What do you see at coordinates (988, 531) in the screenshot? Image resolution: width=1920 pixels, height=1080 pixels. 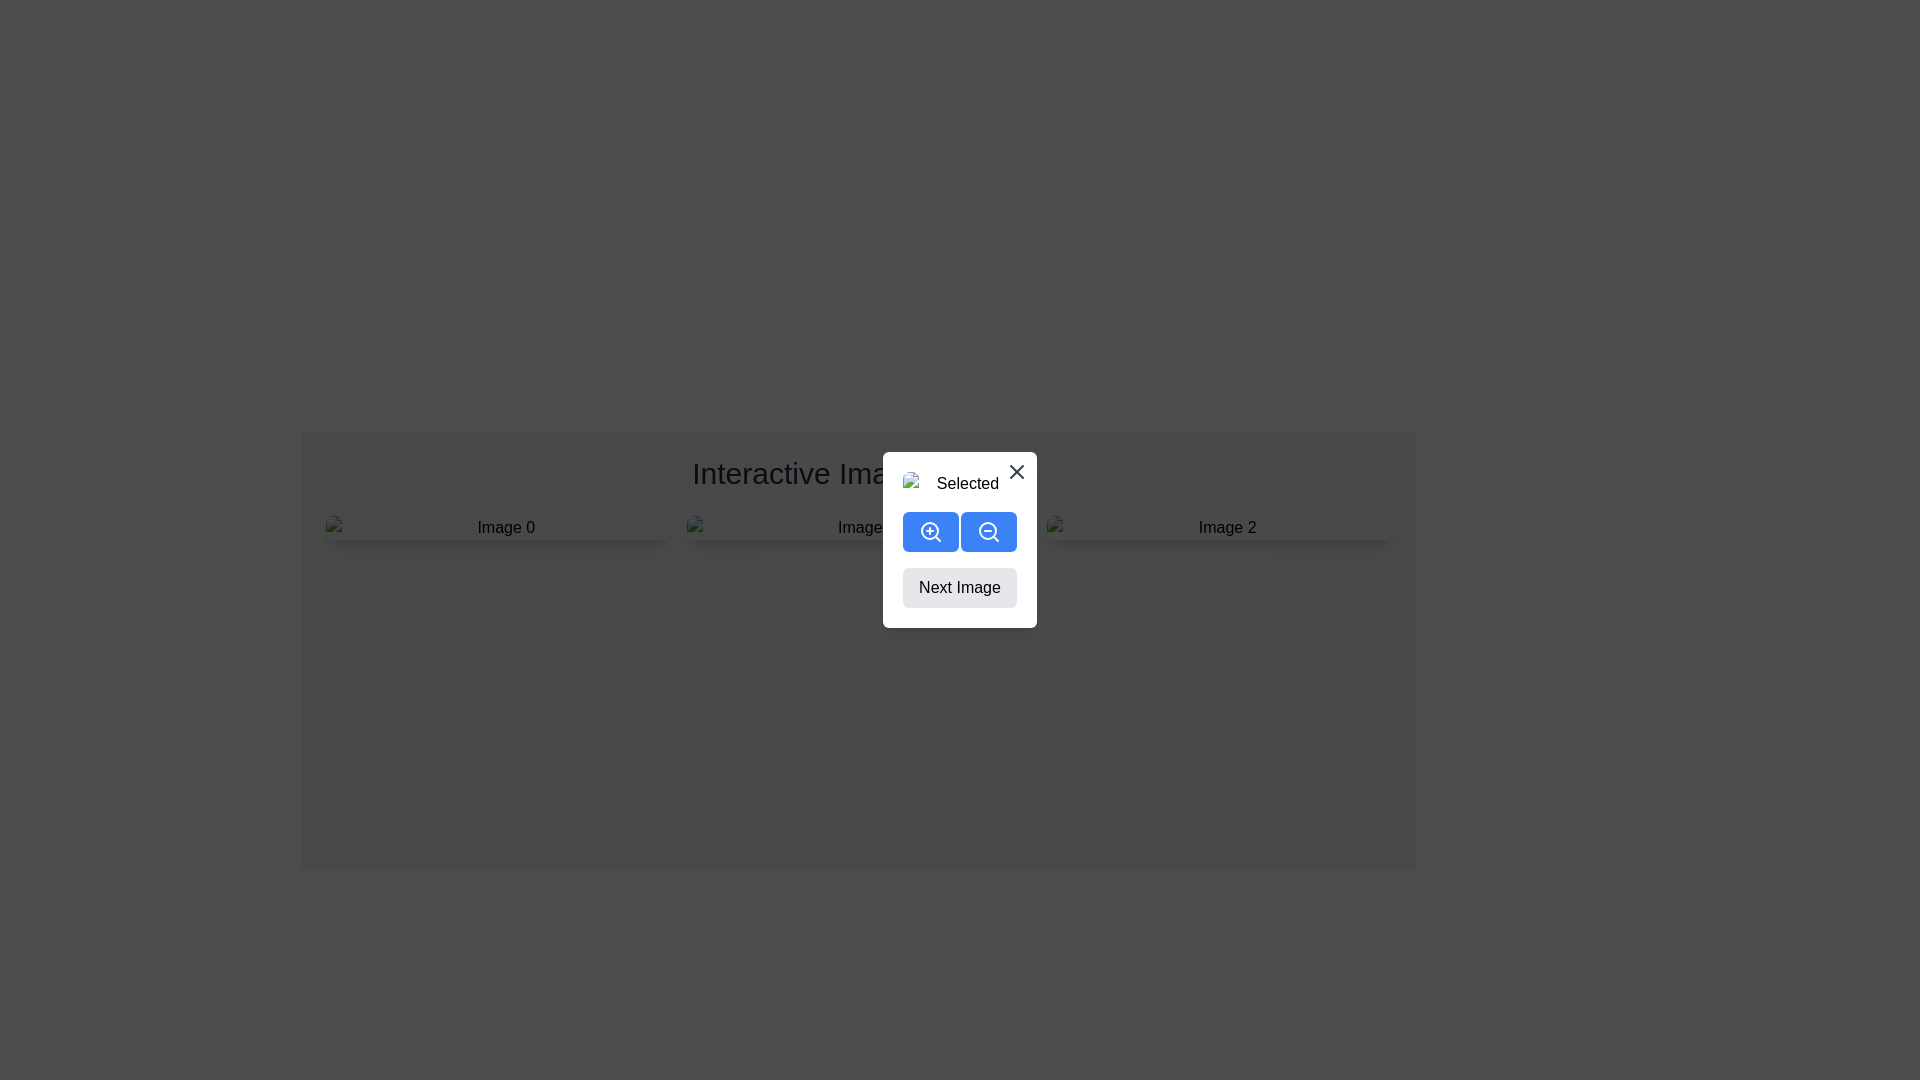 I see `the zoom-out icon, which is a magnifying glass with a small minus sign, located at the top right section of a modal dialog` at bounding box center [988, 531].